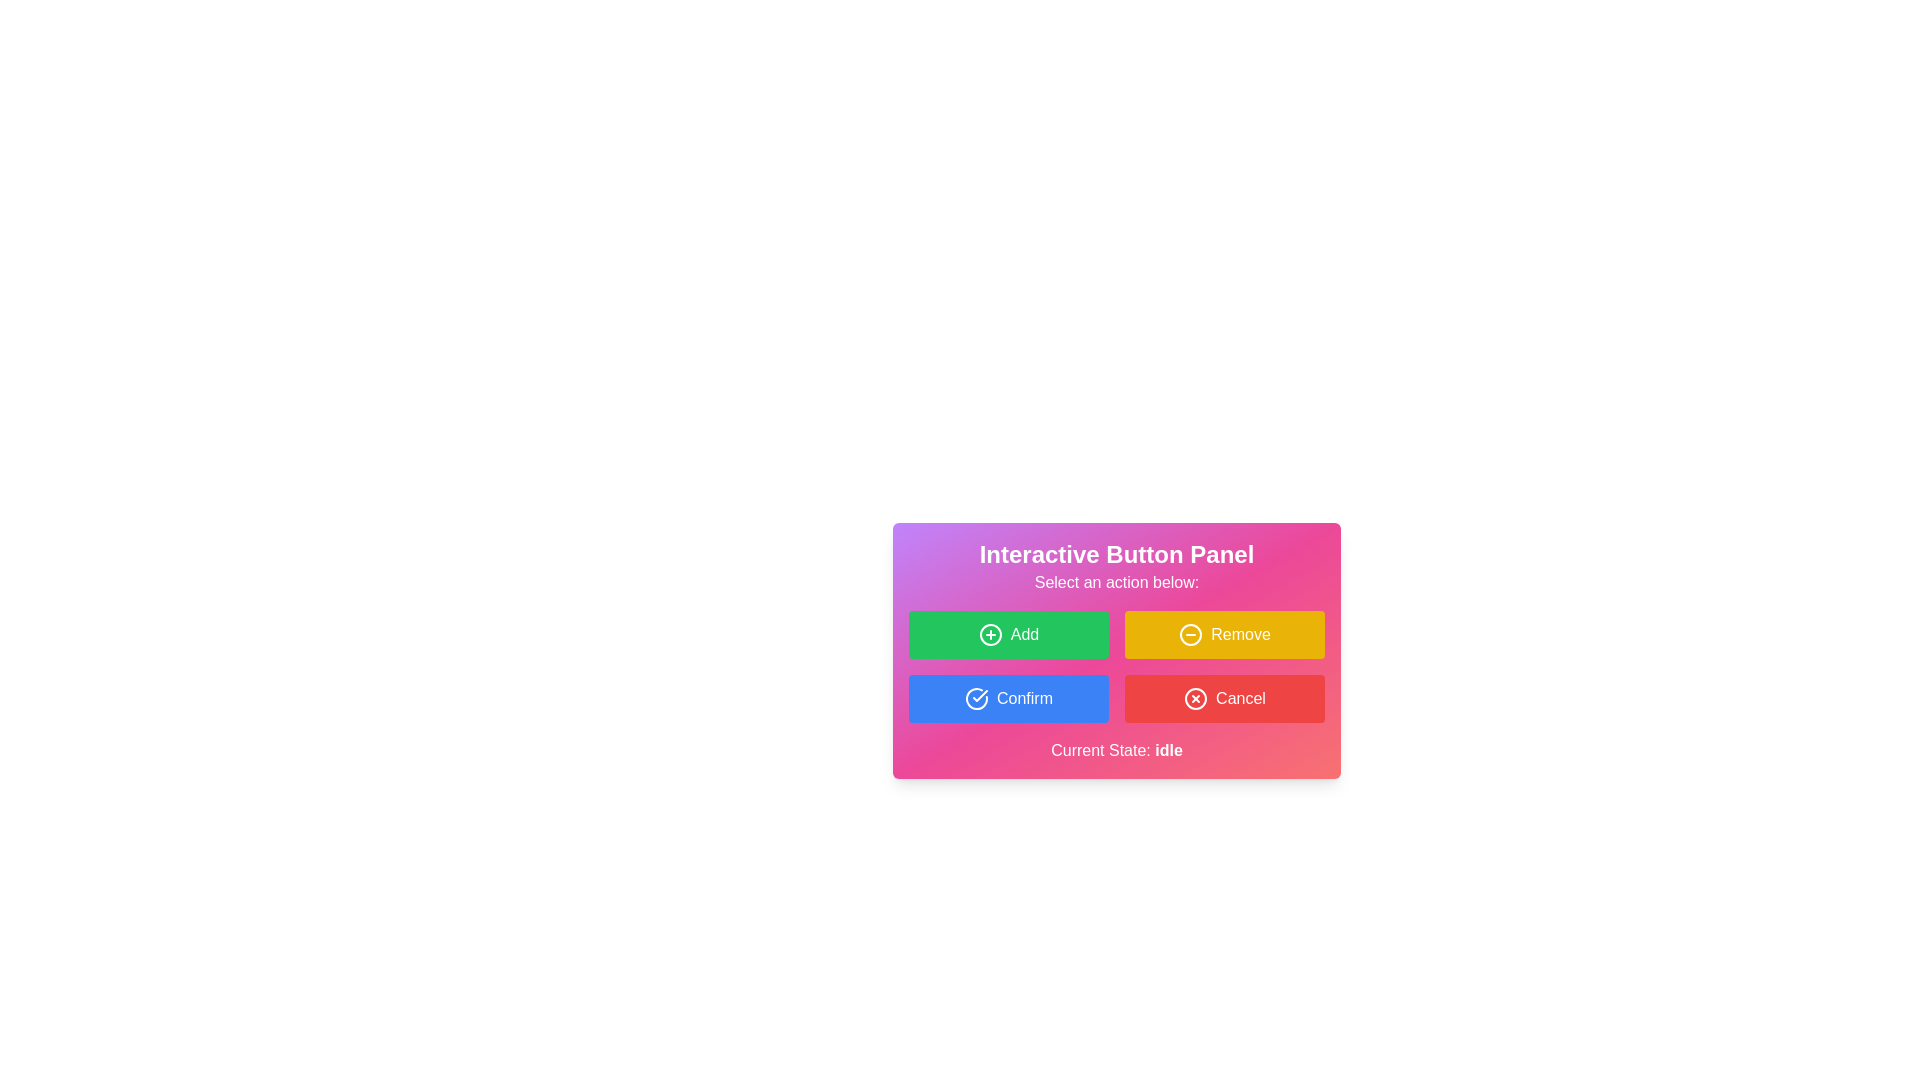 The height and width of the screenshot is (1080, 1920). I want to click on the text block displaying 'Interactive Button Panel' and 'Select an action below' at the top of the gradient-colored panel, so click(1116, 567).